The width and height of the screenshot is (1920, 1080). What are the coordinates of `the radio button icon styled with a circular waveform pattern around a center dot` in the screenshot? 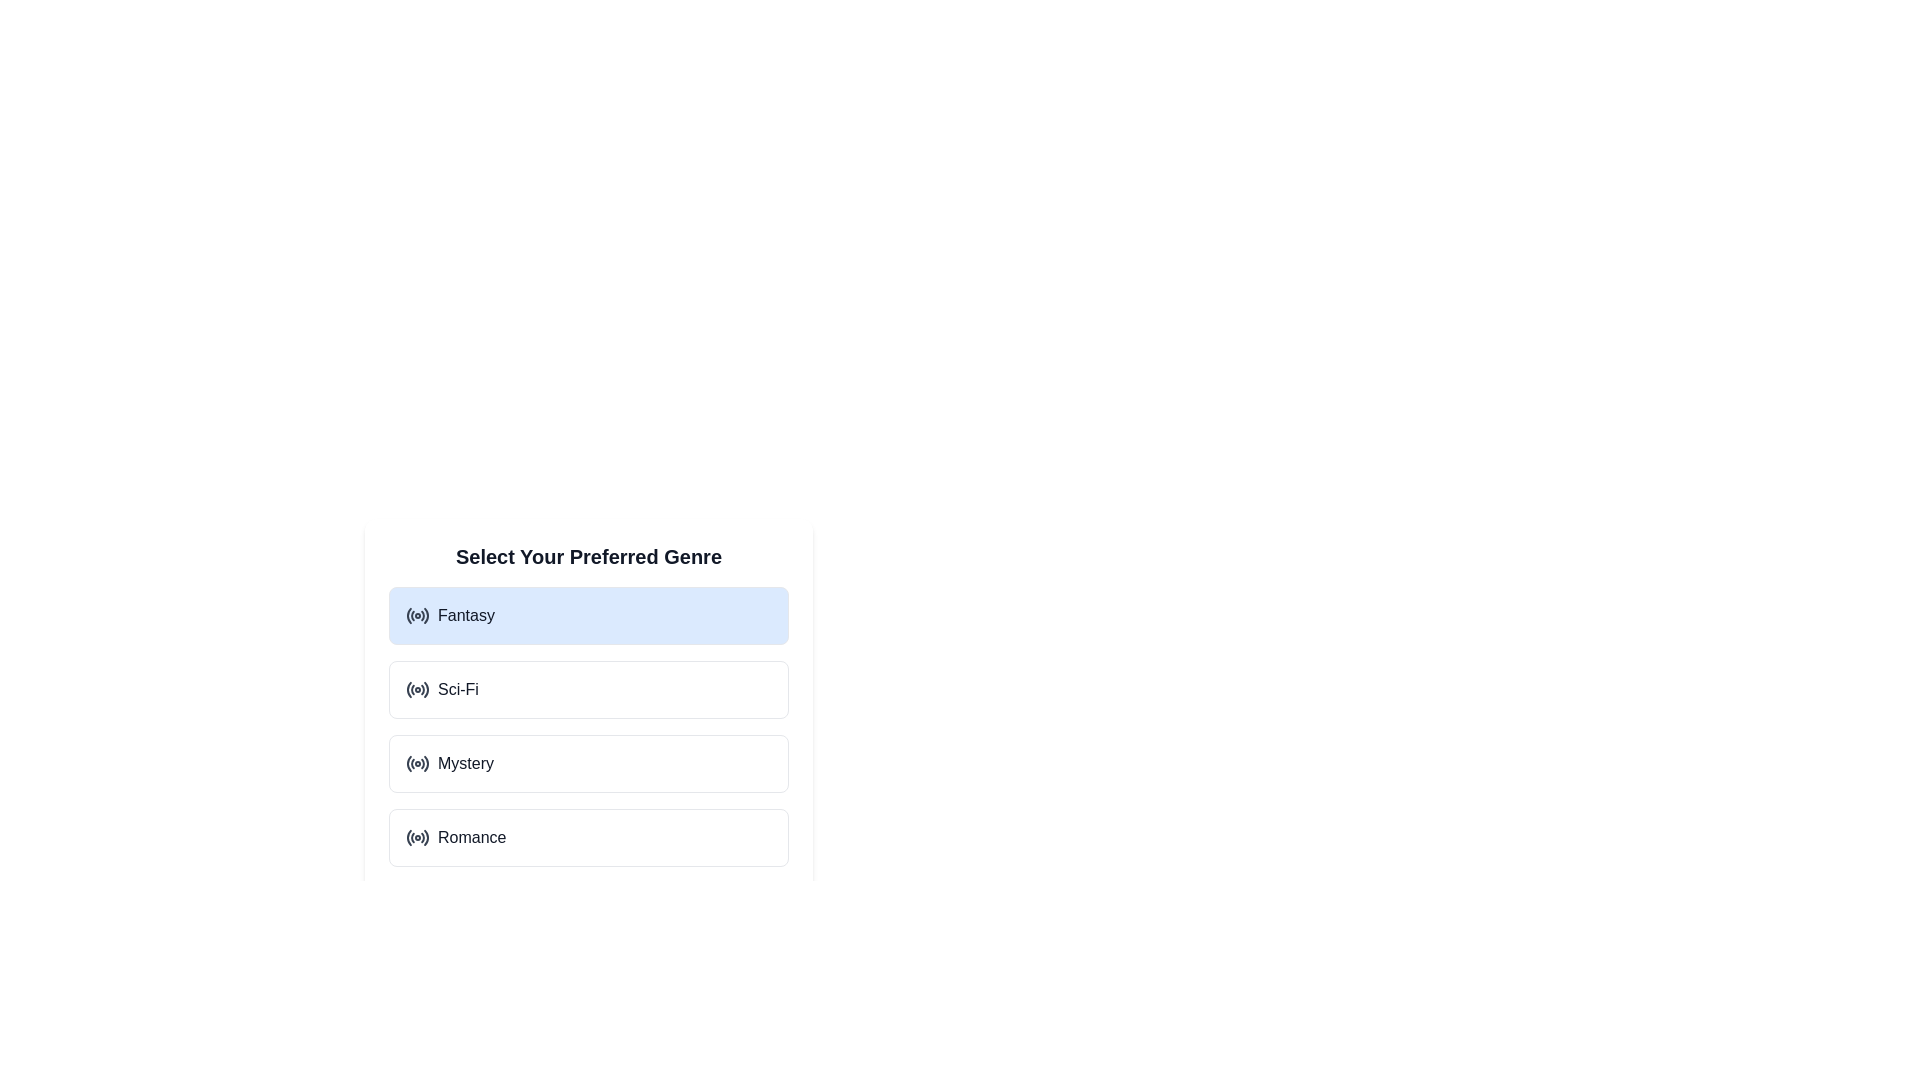 It's located at (416, 763).